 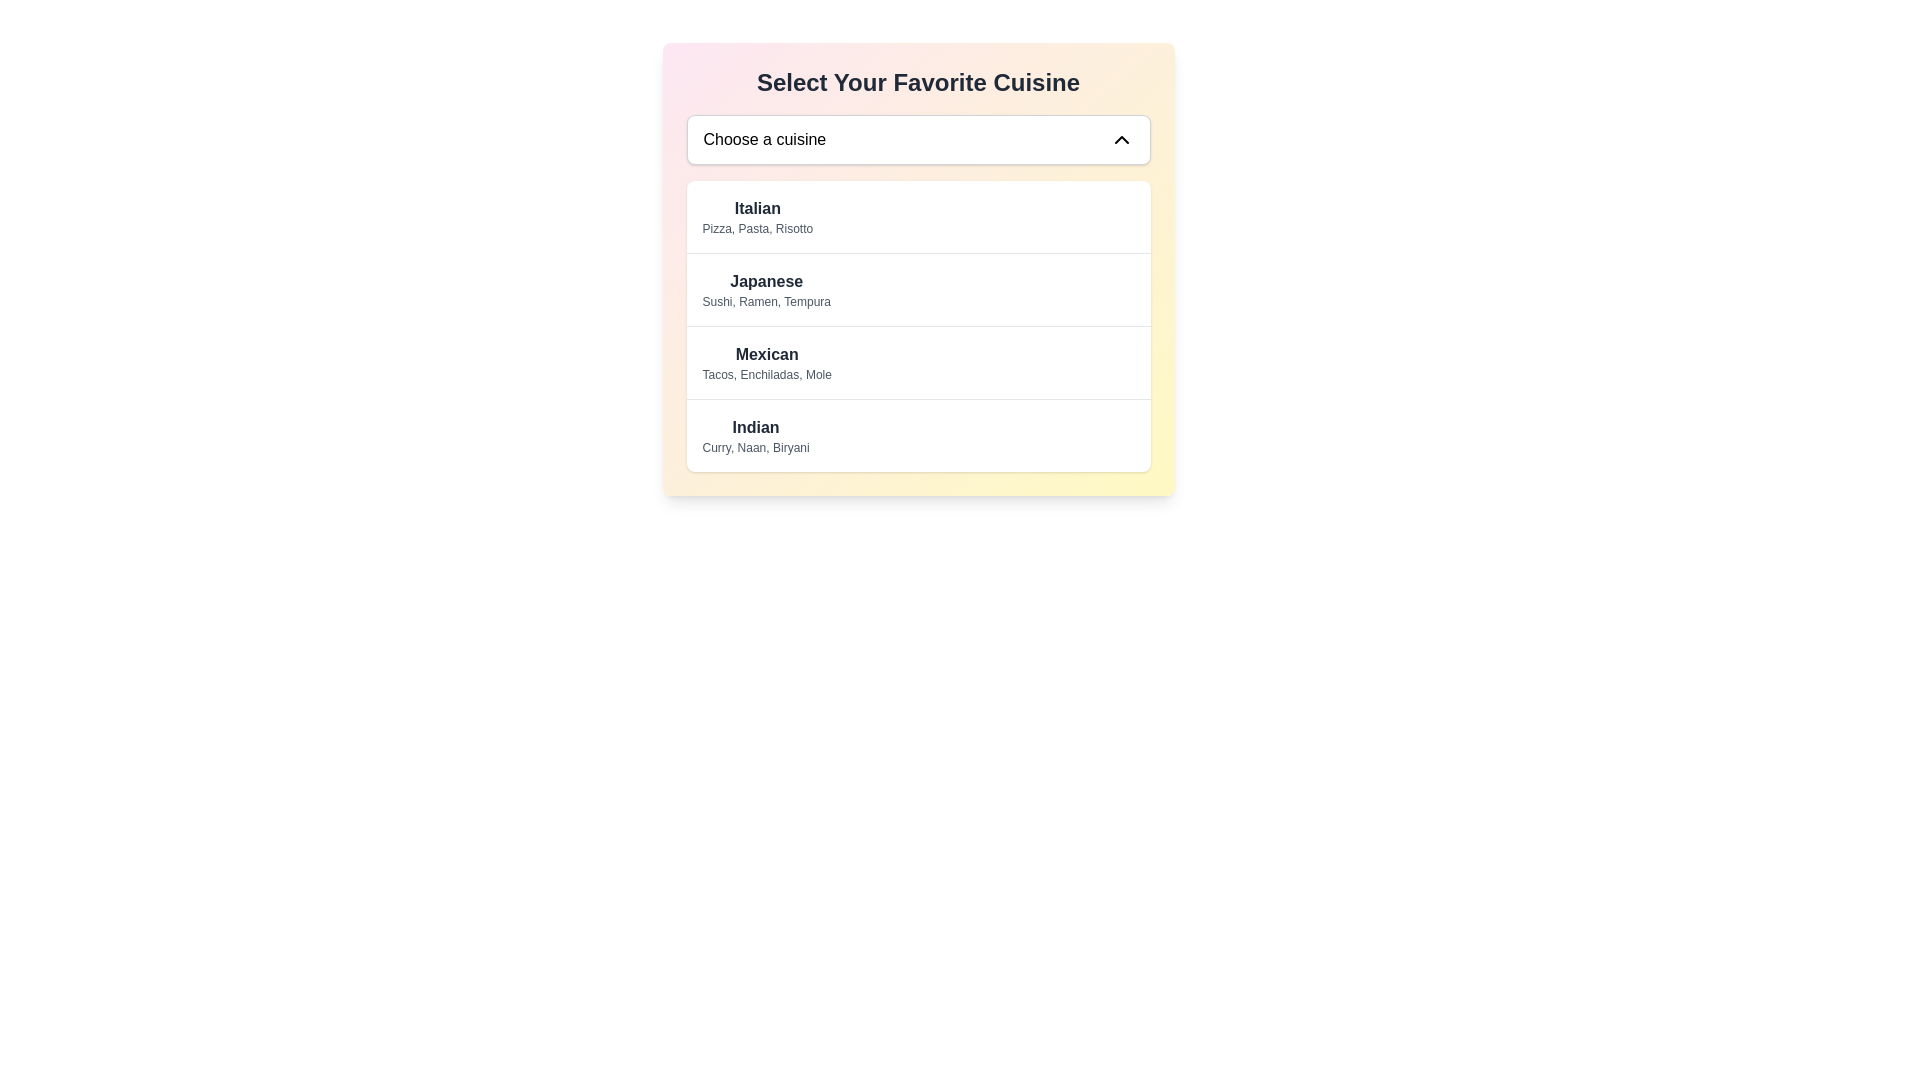 I want to click on the bold 'Japanese' text label in the dropdown menu, so click(x=765, y=281).